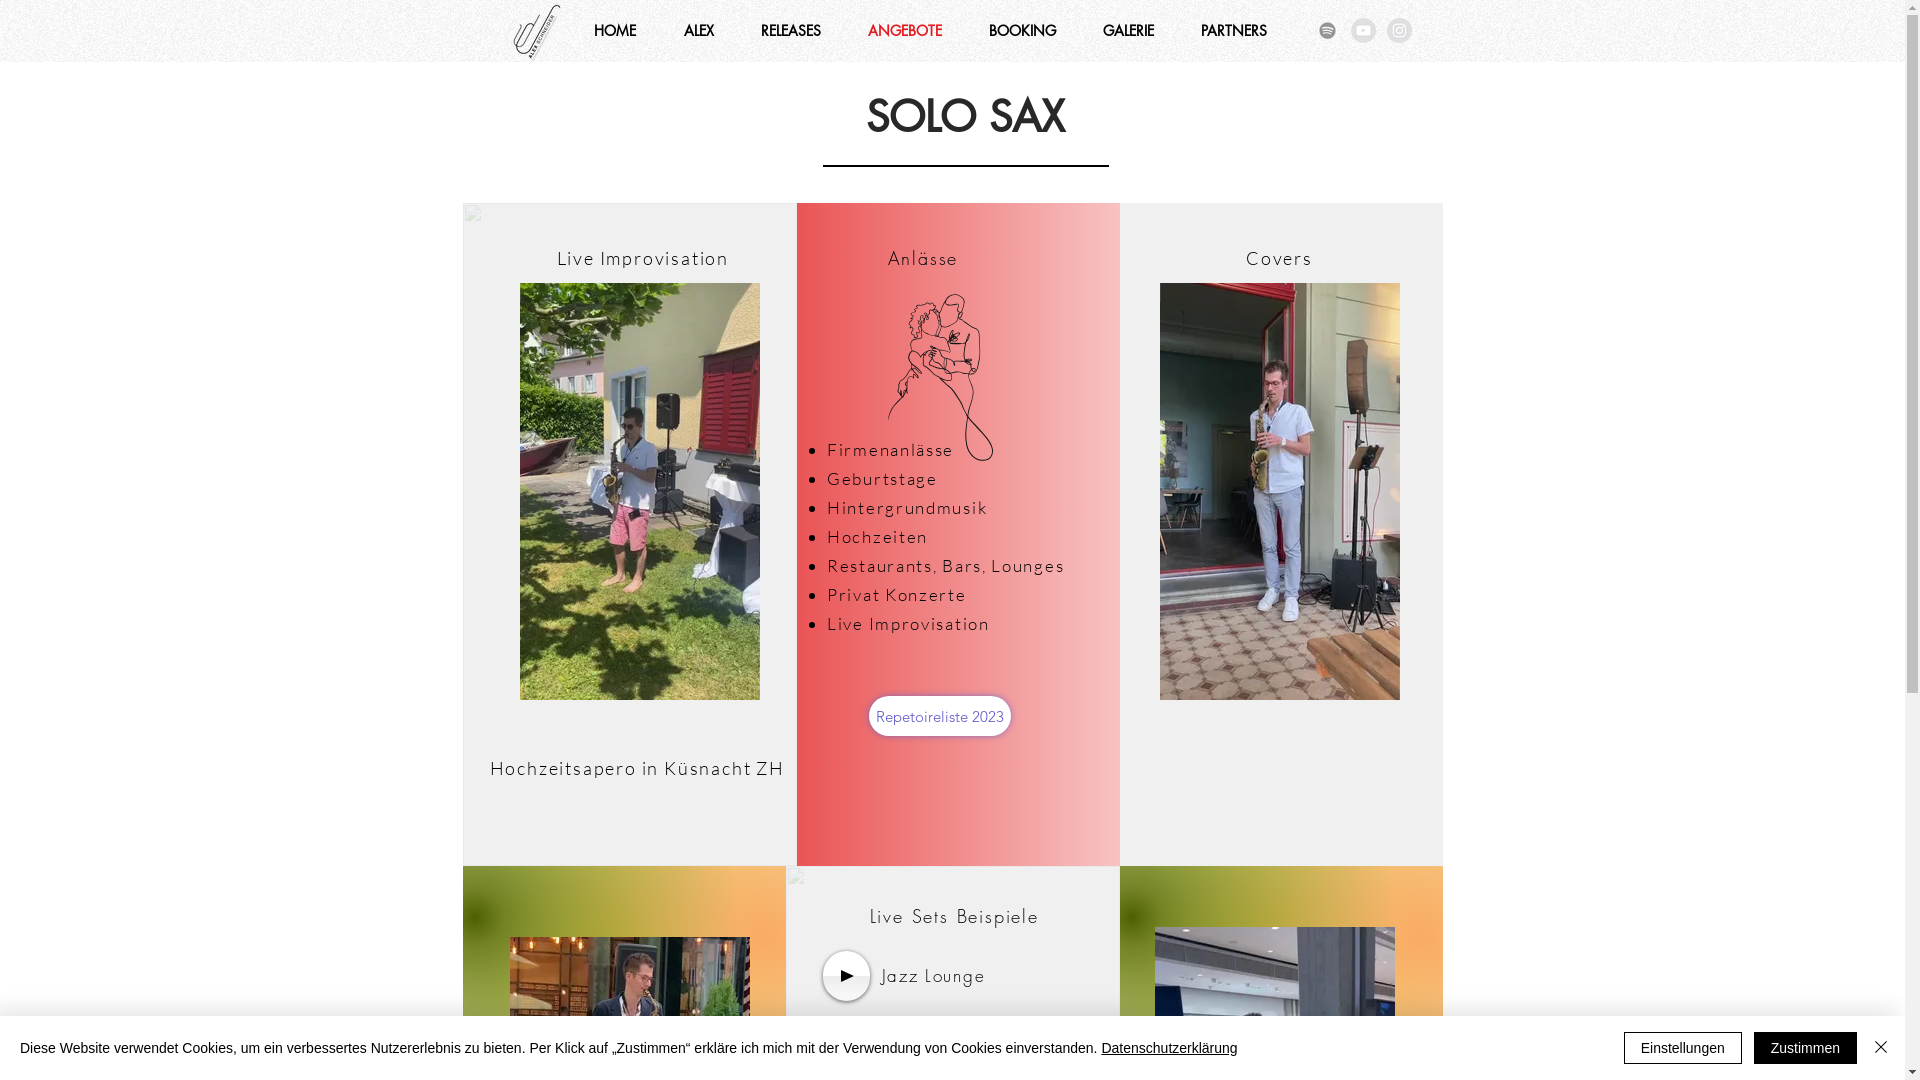  What do you see at coordinates (1079, 30) in the screenshot?
I see `'GALERIE'` at bounding box center [1079, 30].